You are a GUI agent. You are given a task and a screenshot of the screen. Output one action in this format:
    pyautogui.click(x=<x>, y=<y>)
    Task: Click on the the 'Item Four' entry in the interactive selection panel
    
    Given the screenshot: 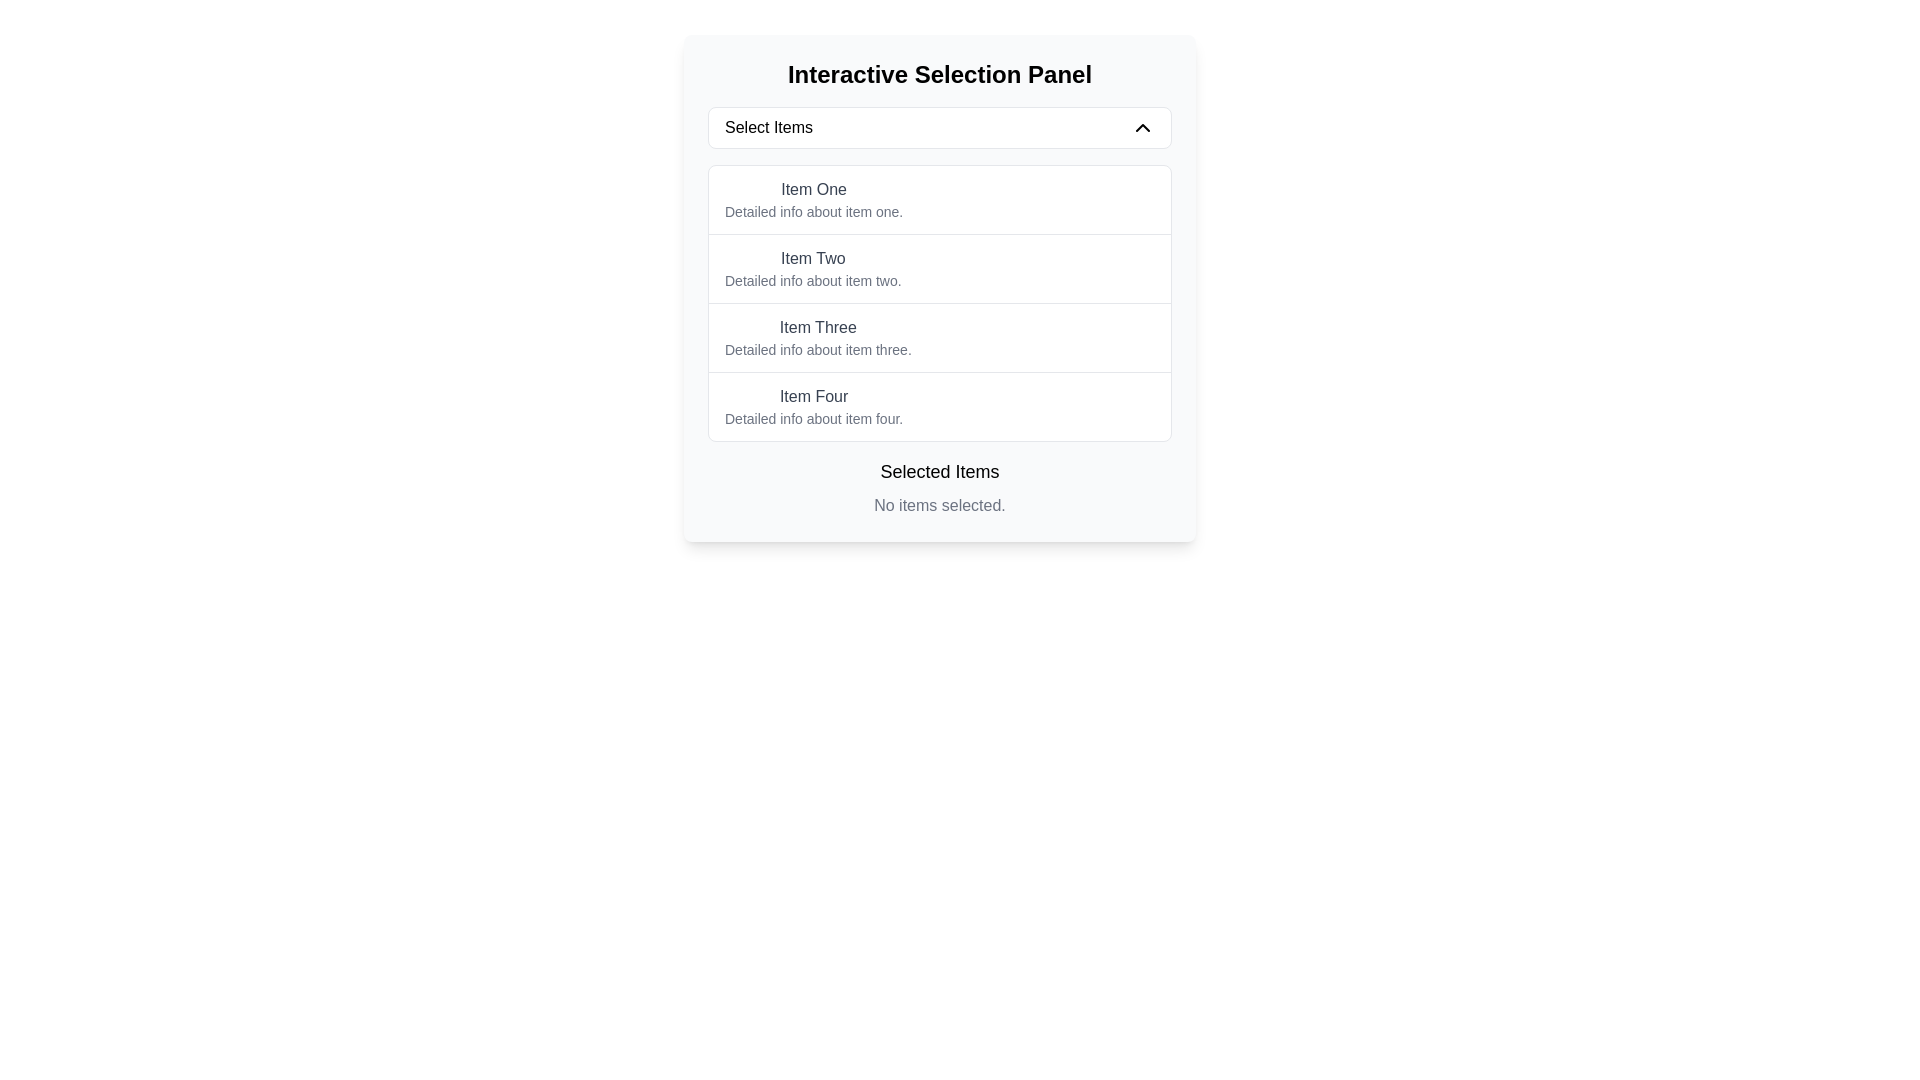 What is the action you would take?
    pyautogui.click(x=814, y=406)
    